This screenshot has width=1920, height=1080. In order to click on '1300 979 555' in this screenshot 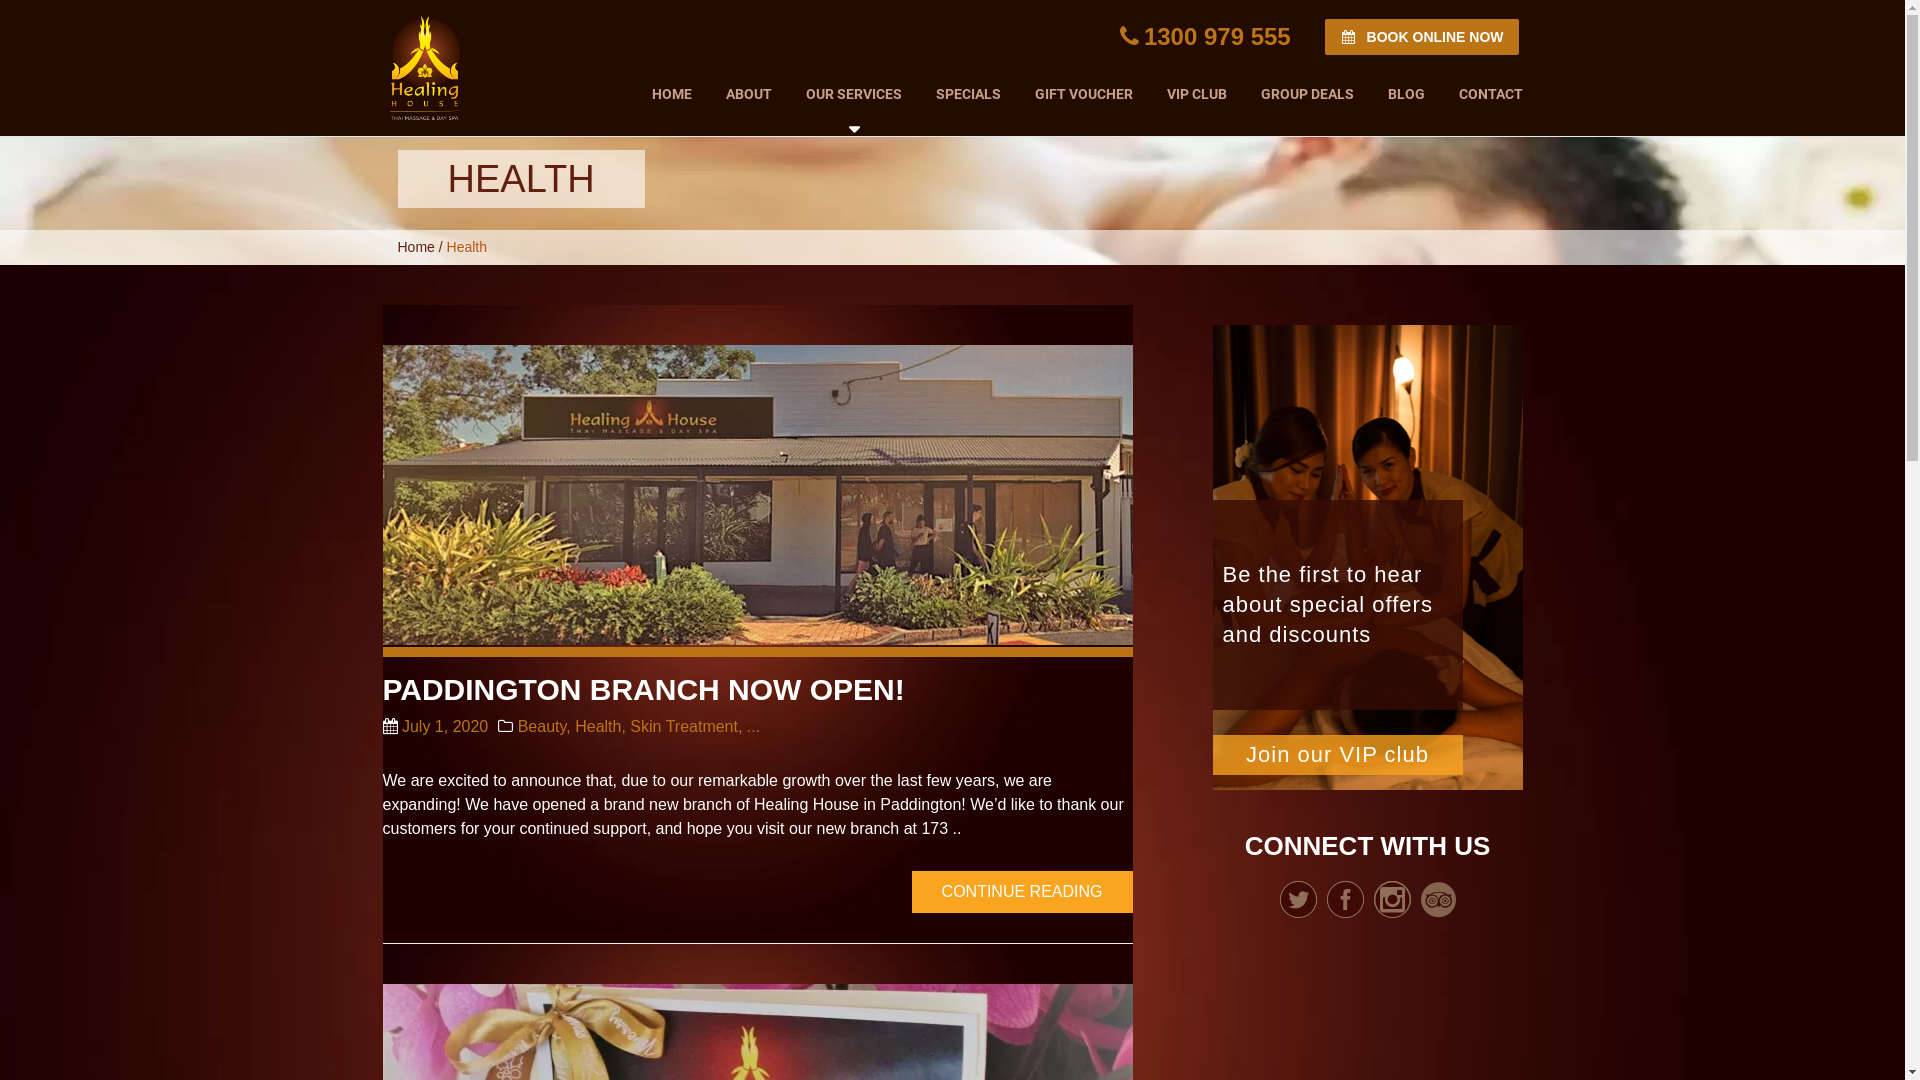, I will do `click(1204, 36)`.